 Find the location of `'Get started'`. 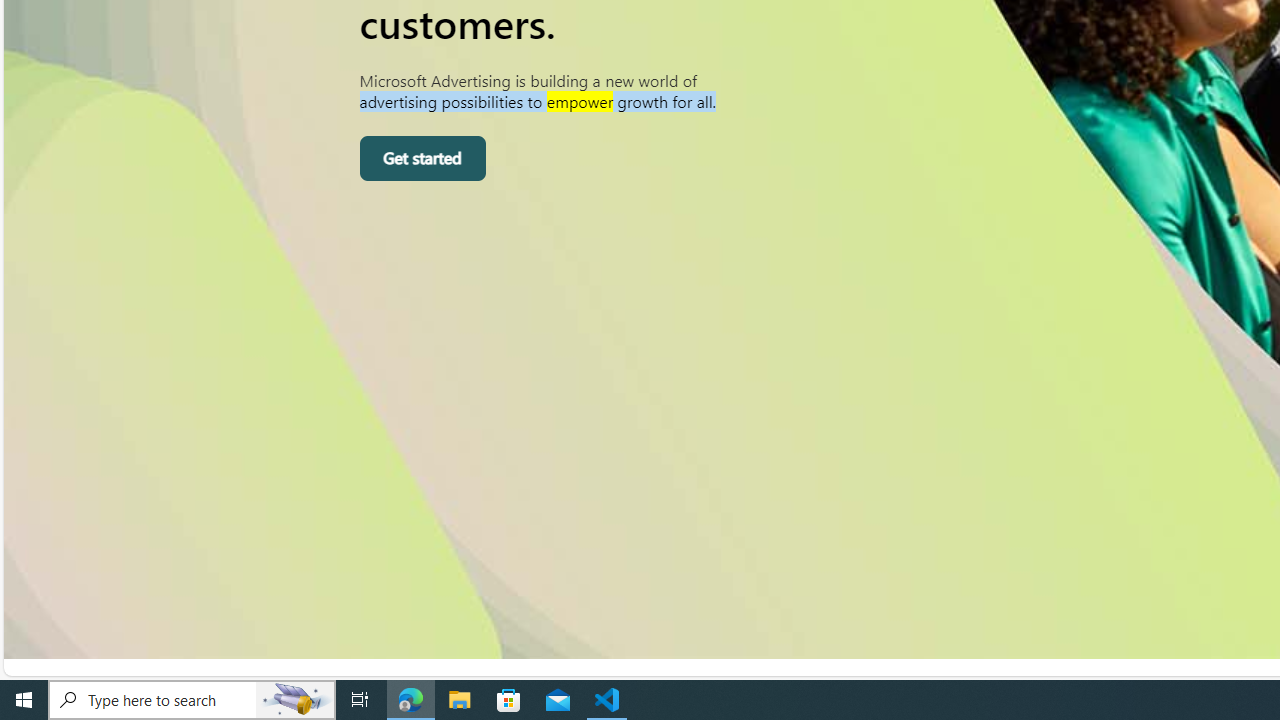

'Get started' is located at coordinates (421, 158).